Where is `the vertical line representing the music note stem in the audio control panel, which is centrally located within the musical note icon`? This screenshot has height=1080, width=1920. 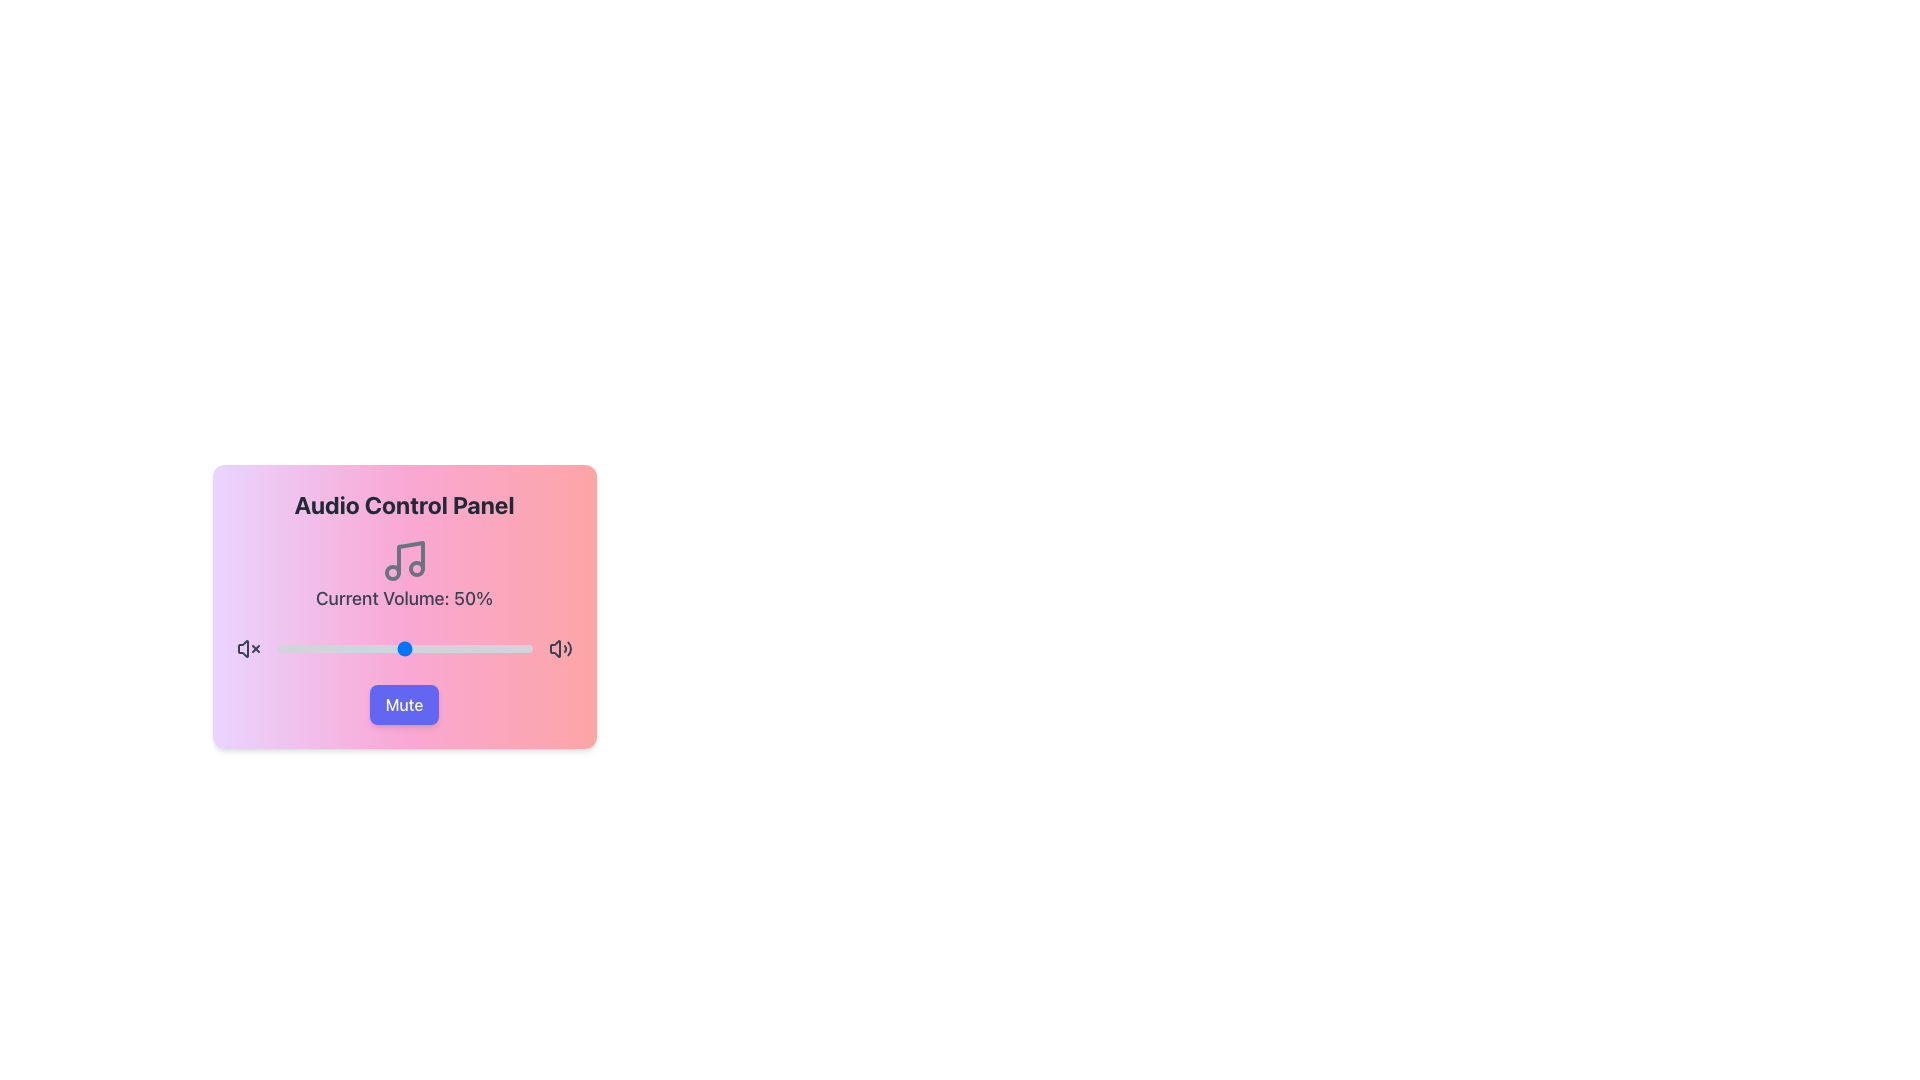
the vertical line representing the music note stem in the audio control panel, which is centrally located within the musical note icon is located at coordinates (409, 558).